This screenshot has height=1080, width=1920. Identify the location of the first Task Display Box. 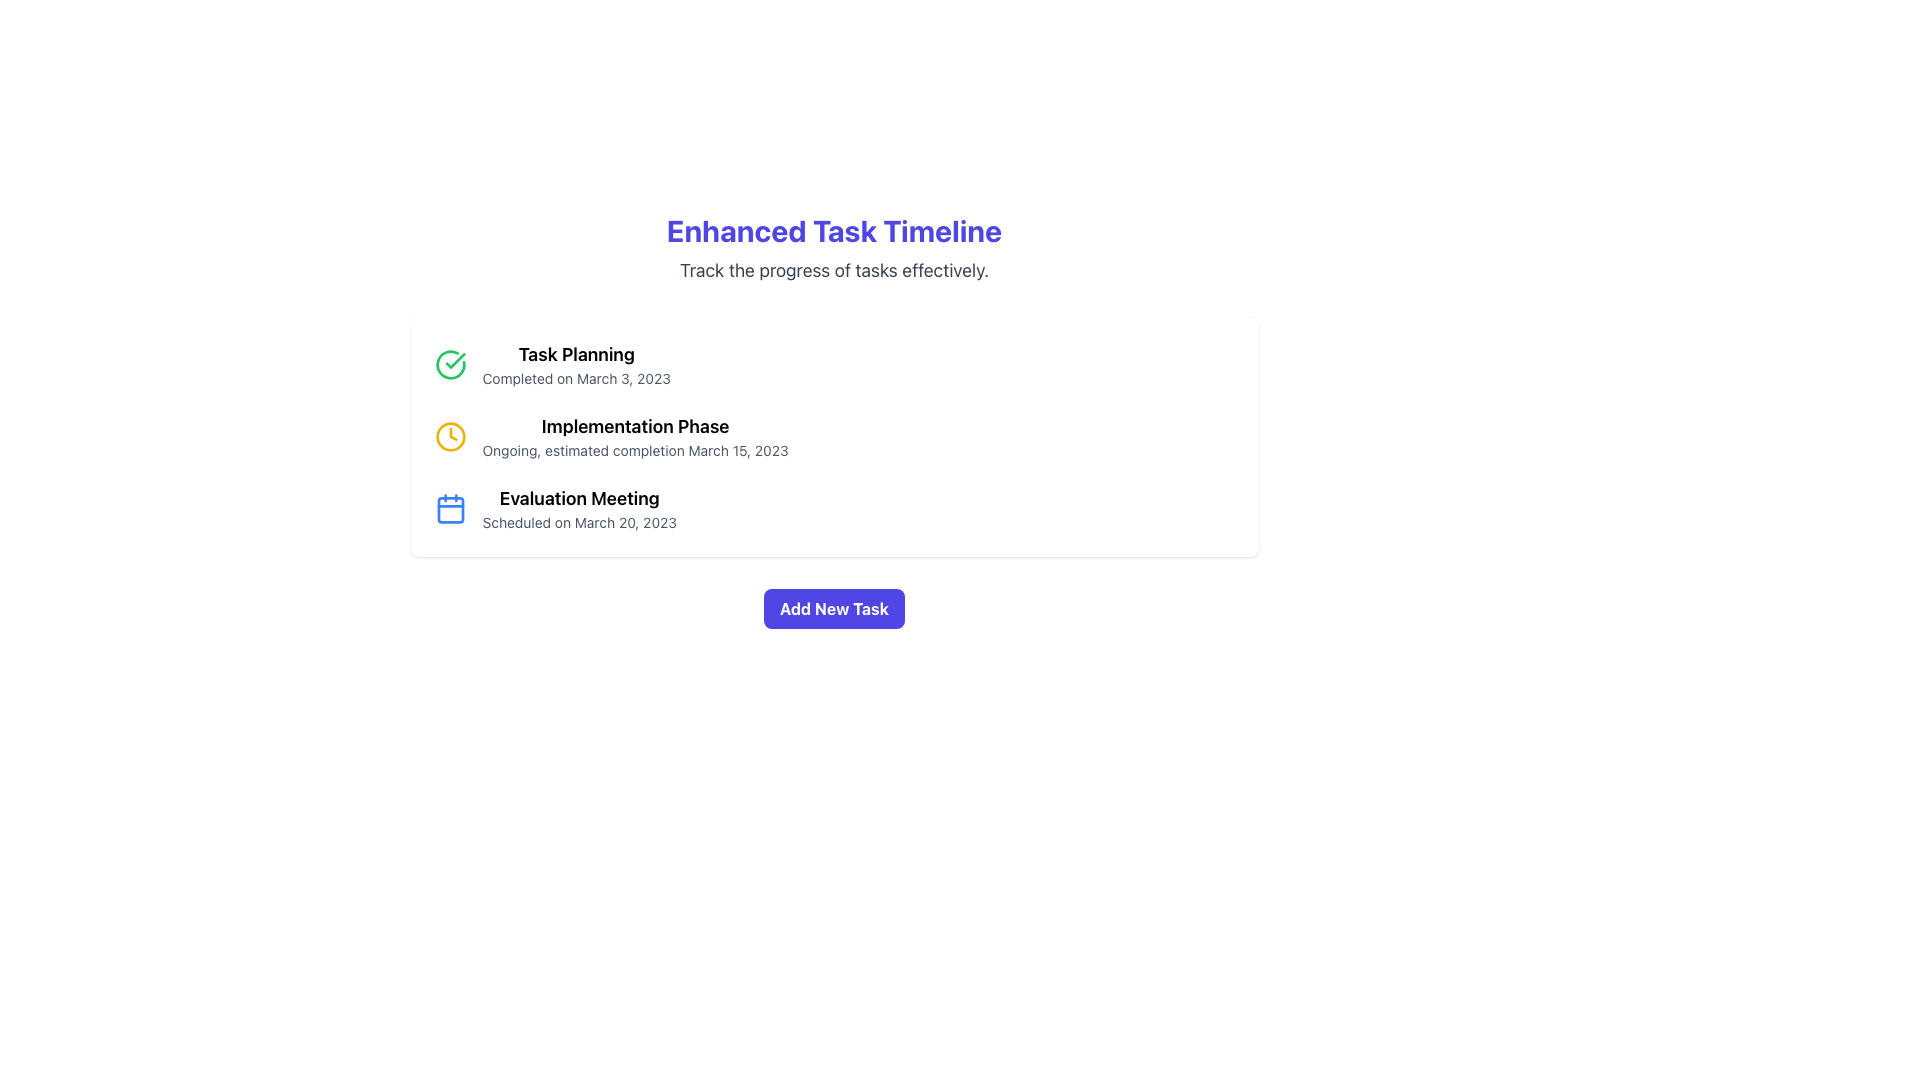
(834, 365).